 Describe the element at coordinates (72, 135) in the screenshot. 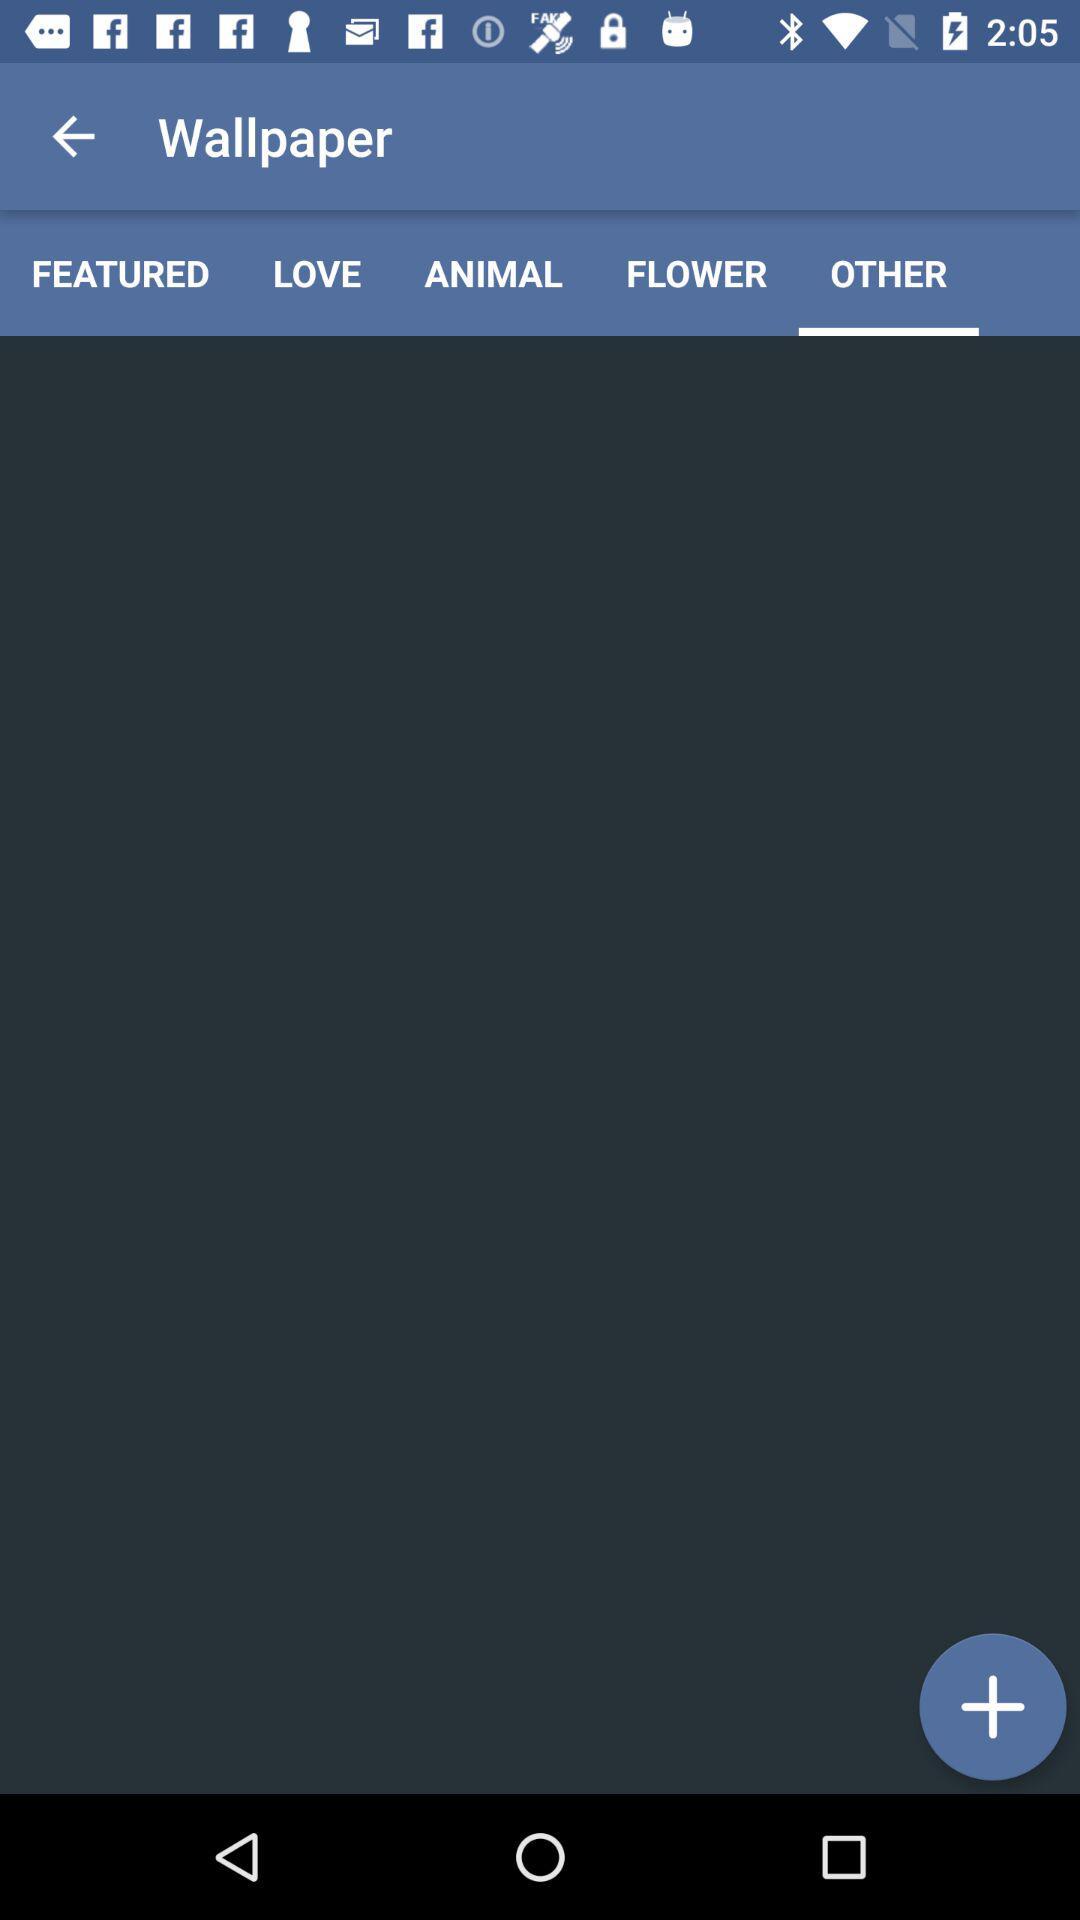

I see `item to the left of wallpaper app` at that location.